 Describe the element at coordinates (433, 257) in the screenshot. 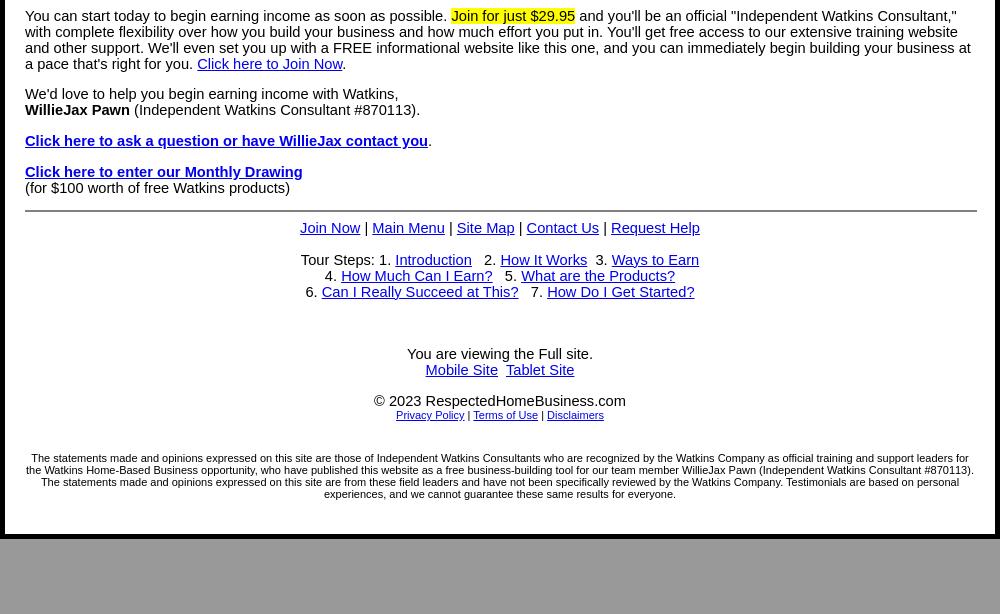

I see `'Introduction'` at that location.